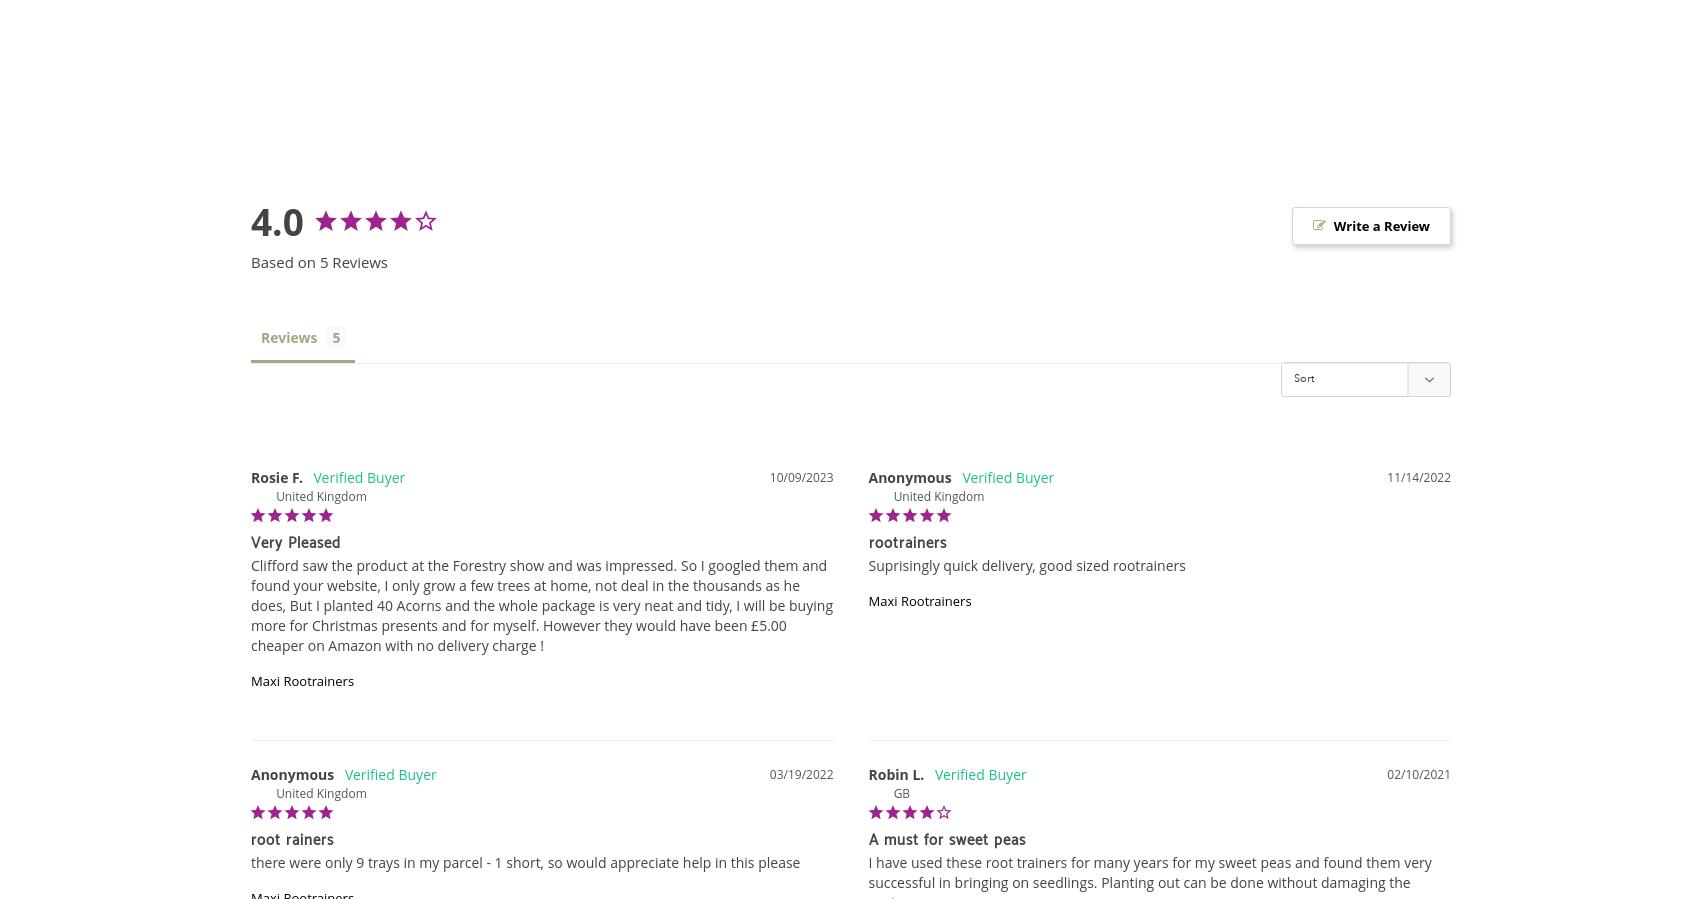  I want to click on 'Suprisingly quick delivery, good sized rootrainers', so click(1025, 564).